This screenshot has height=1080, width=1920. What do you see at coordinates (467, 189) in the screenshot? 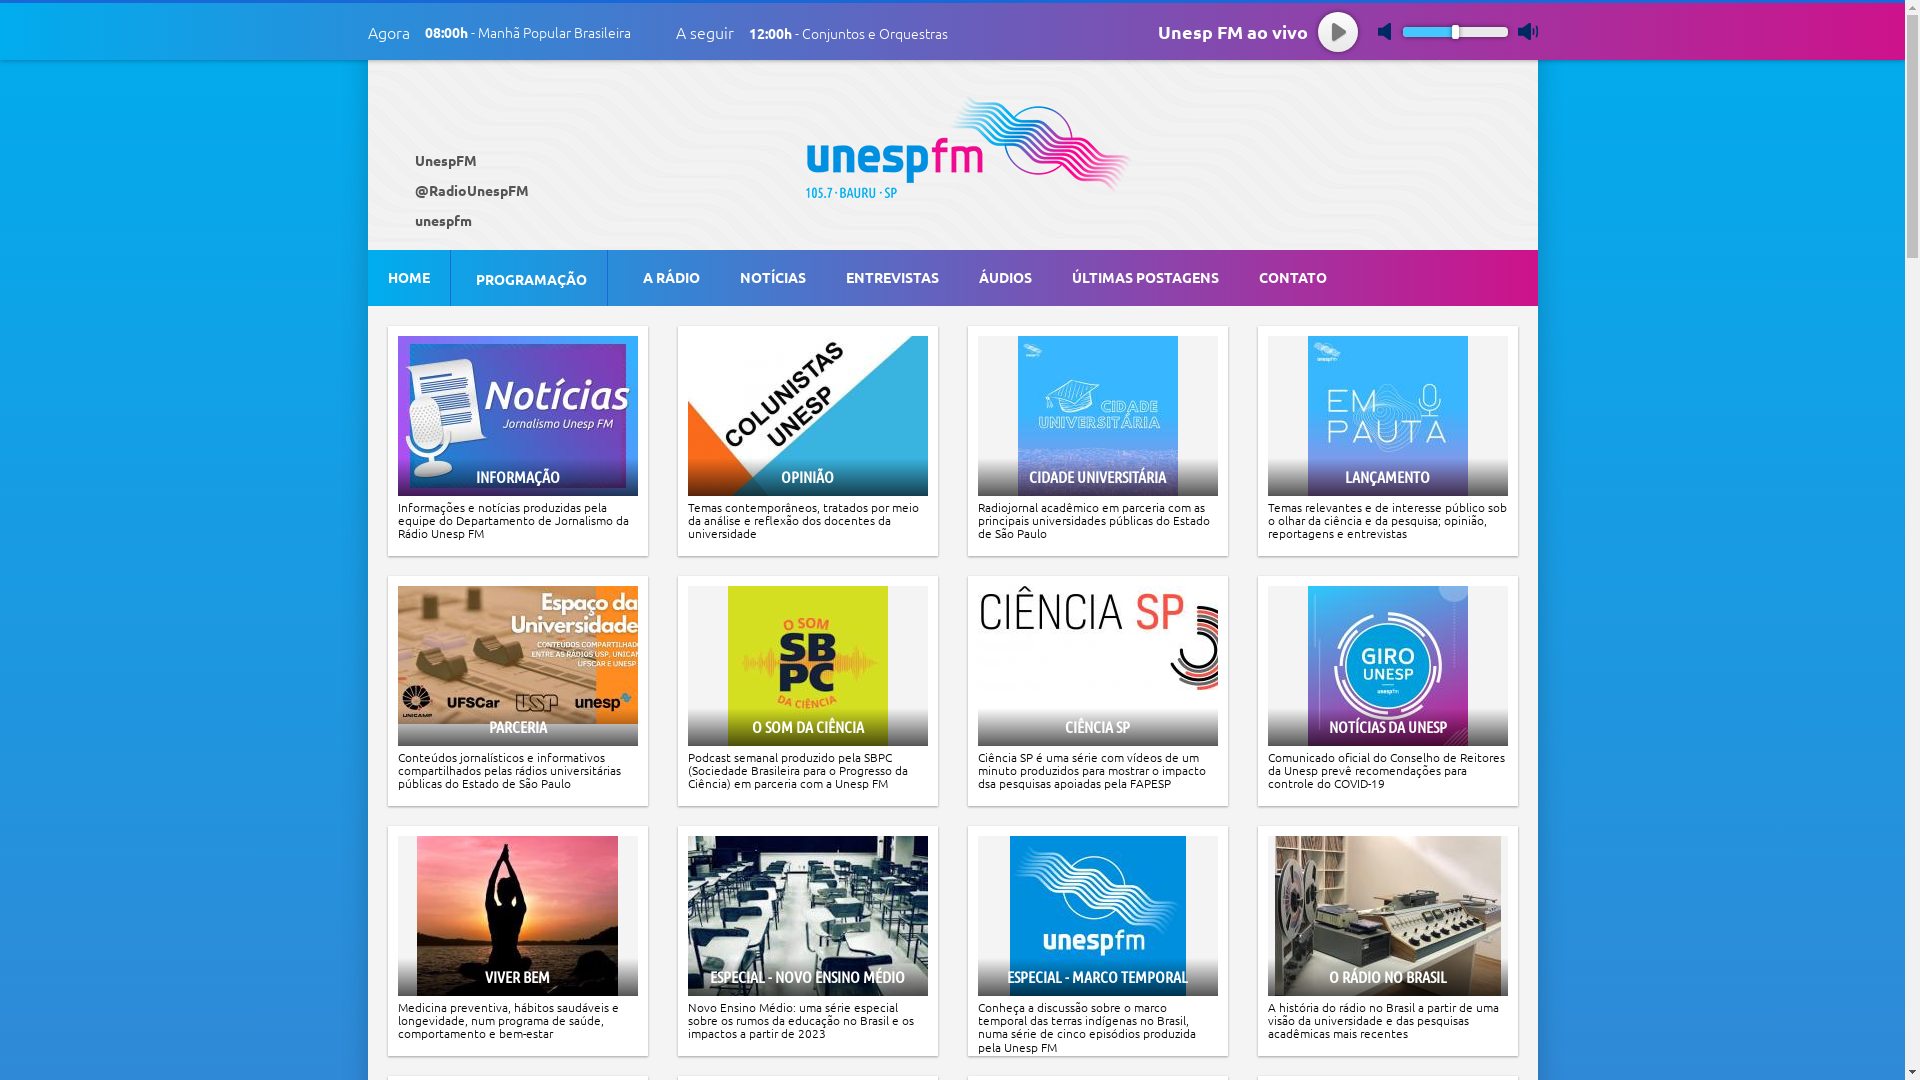
I see `' @RadioUnespFM'` at bounding box center [467, 189].